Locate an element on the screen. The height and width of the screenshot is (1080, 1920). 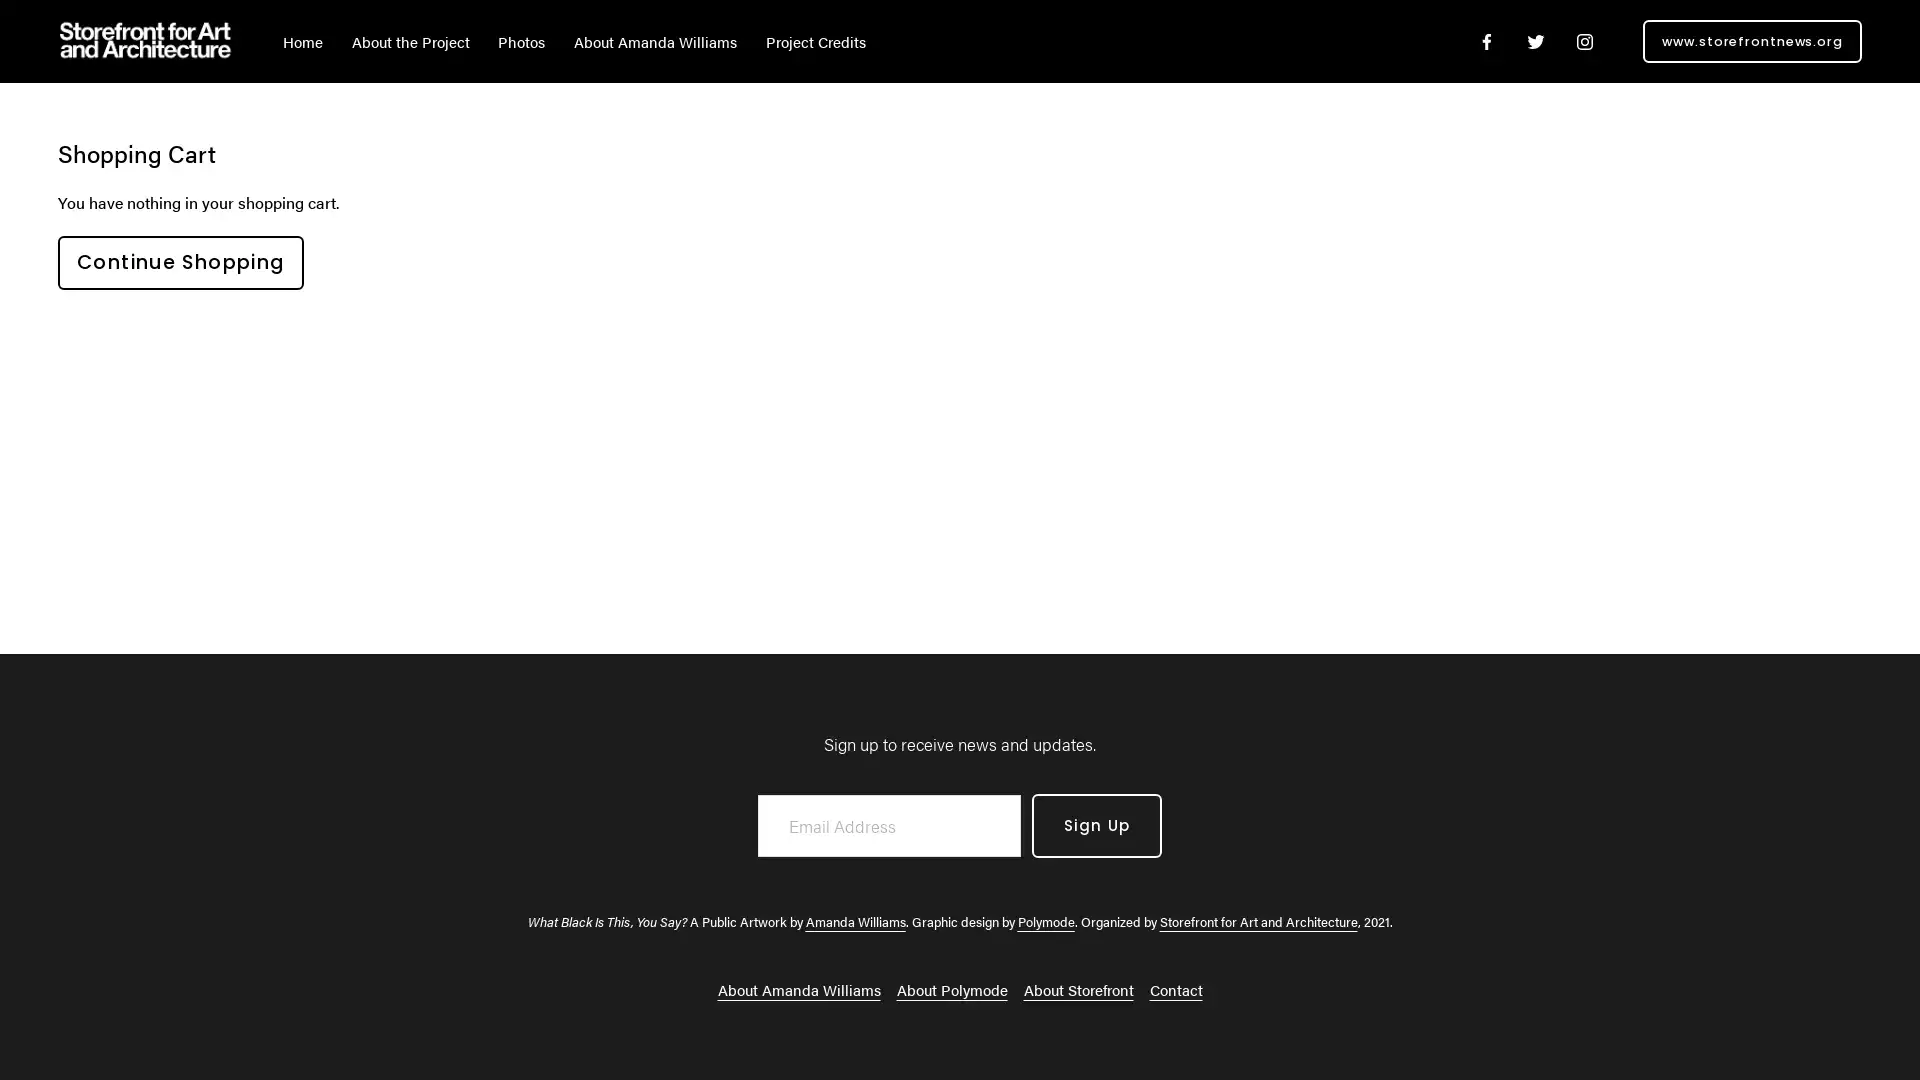
Sign Up is located at coordinates (1095, 825).